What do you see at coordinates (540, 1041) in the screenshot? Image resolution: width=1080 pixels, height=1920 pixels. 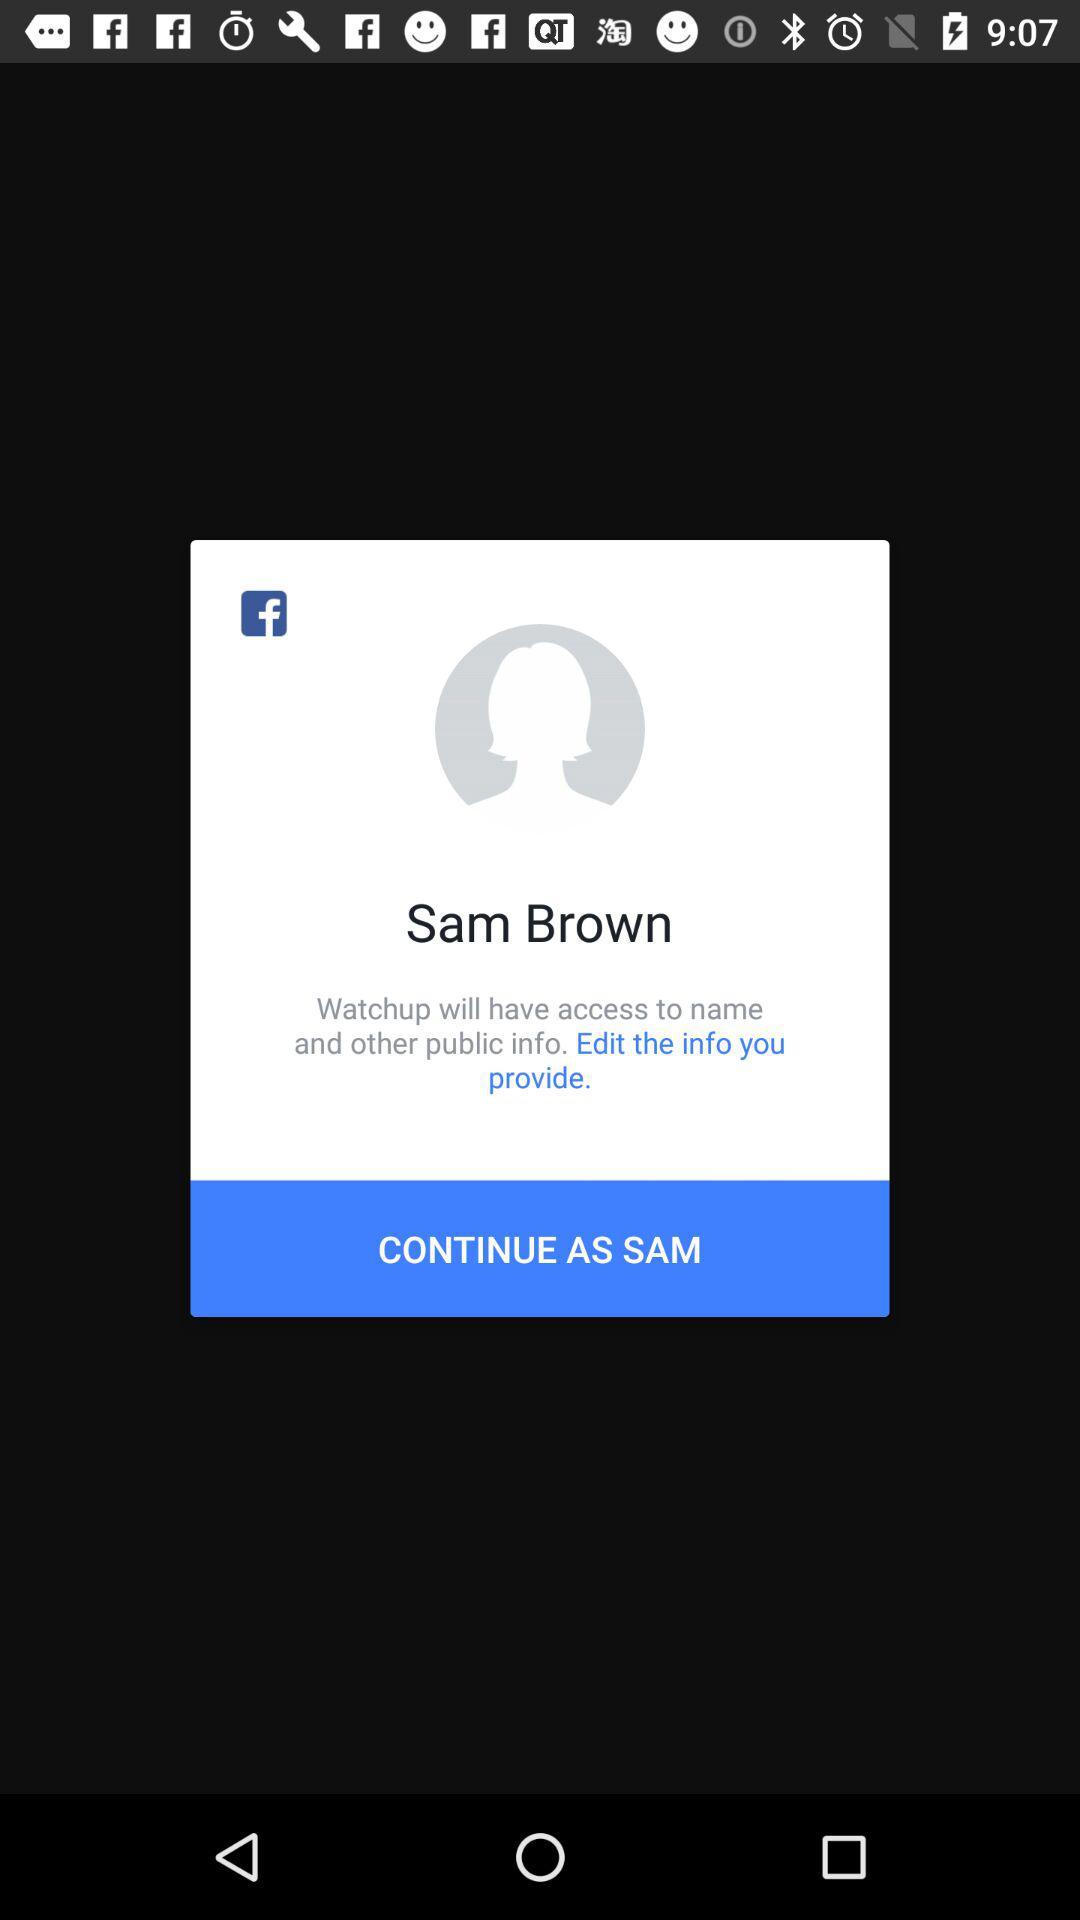 I see `the watchup will have` at bounding box center [540, 1041].